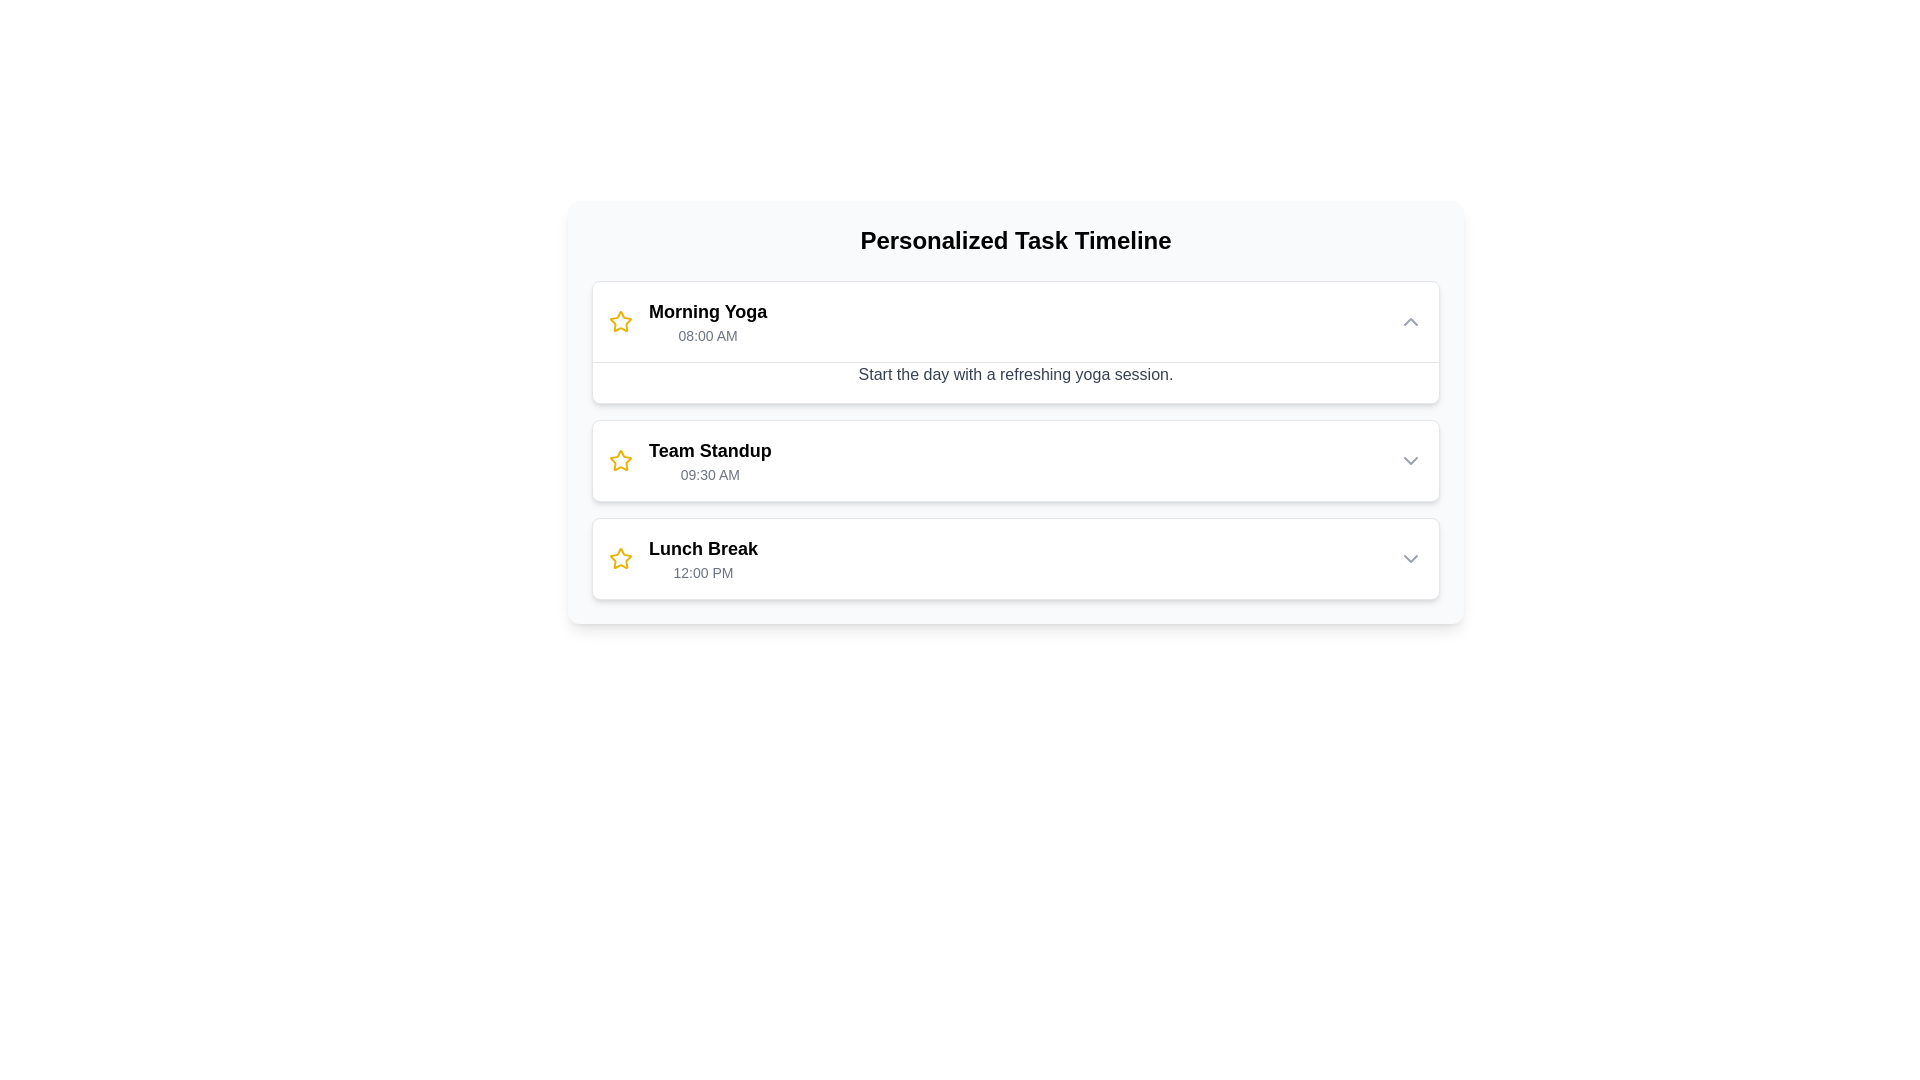 The image size is (1920, 1080). What do you see at coordinates (703, 548) in the screenshot?
I see `text of the Text Label element that serves as a heading or title for a task or event, located in the third row of vertically stacked task items` at bounding box center [703, 548].